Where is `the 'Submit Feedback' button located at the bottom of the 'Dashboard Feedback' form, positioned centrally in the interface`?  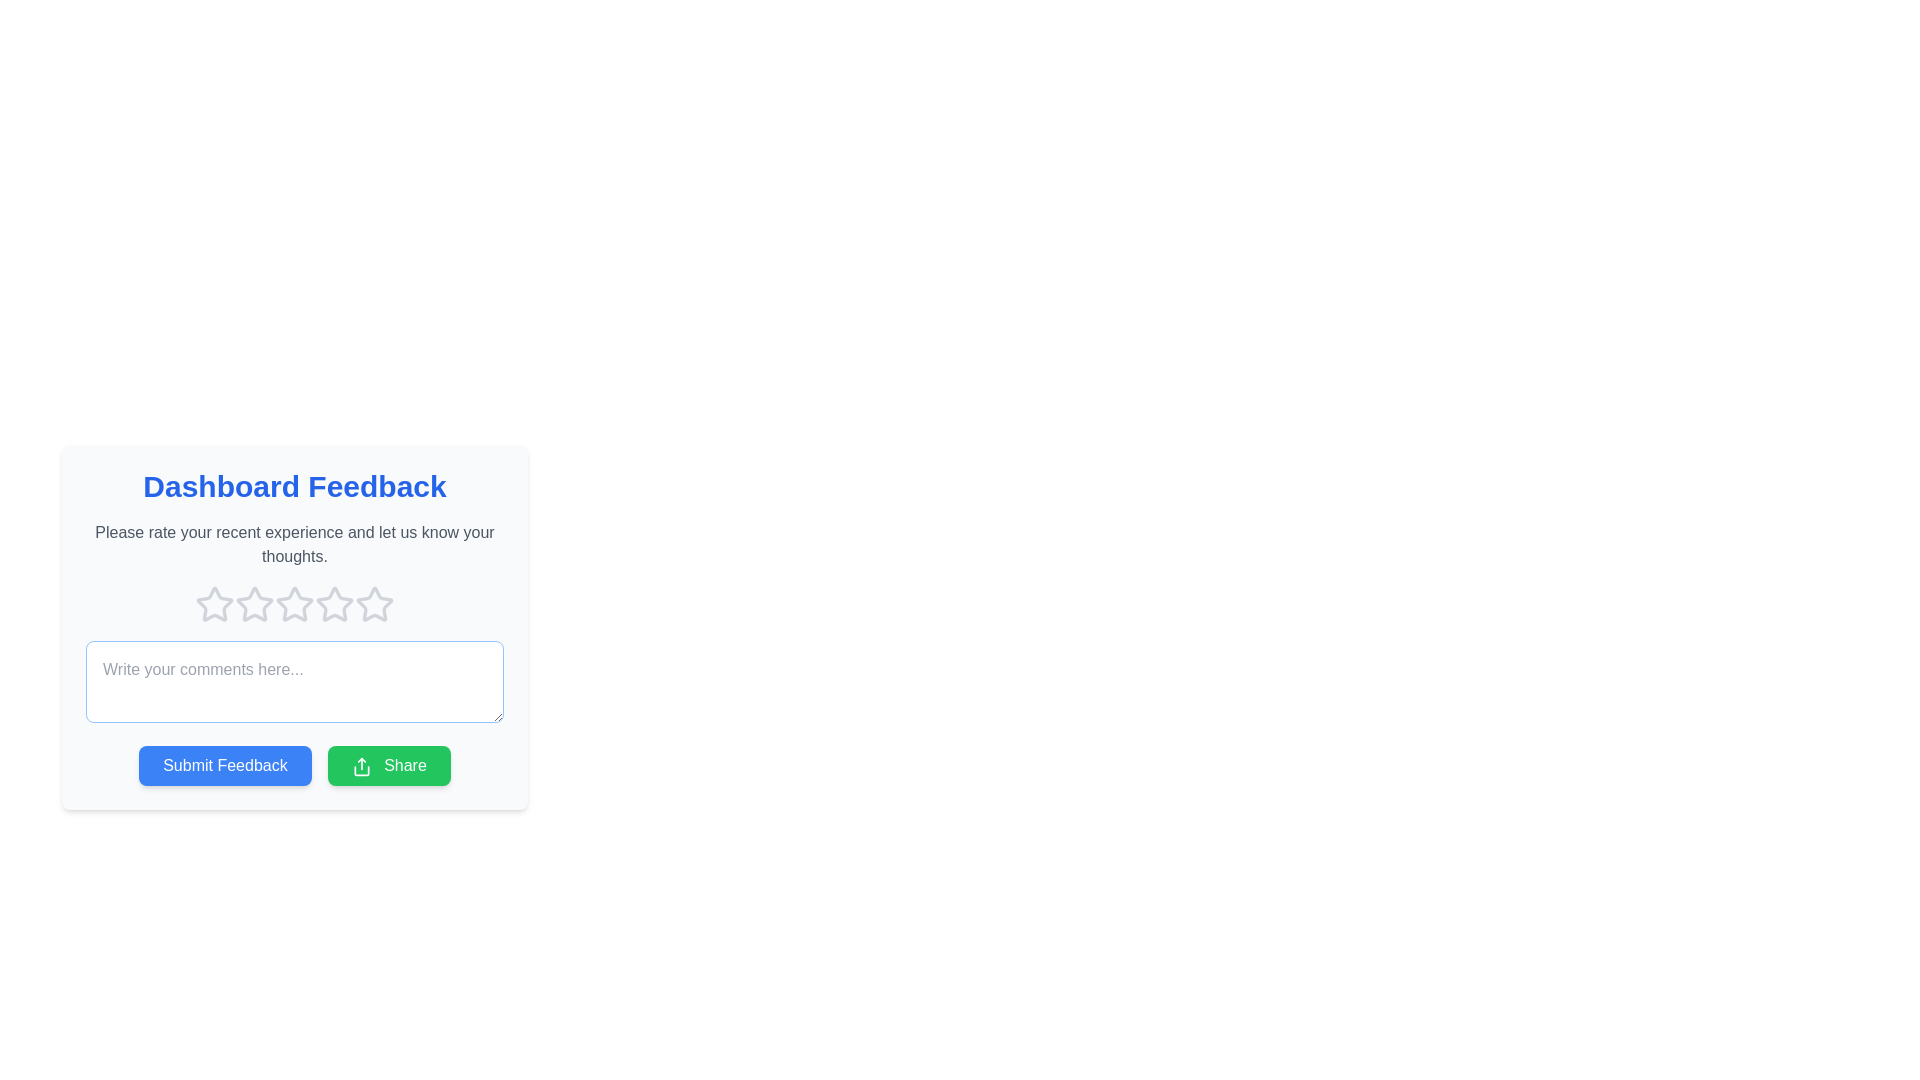
the 'Submit Feedback' button located at the bottom of the 'Dashboard Feedback' form, positioned centrally in the interface is located at coordinates (293, 765).